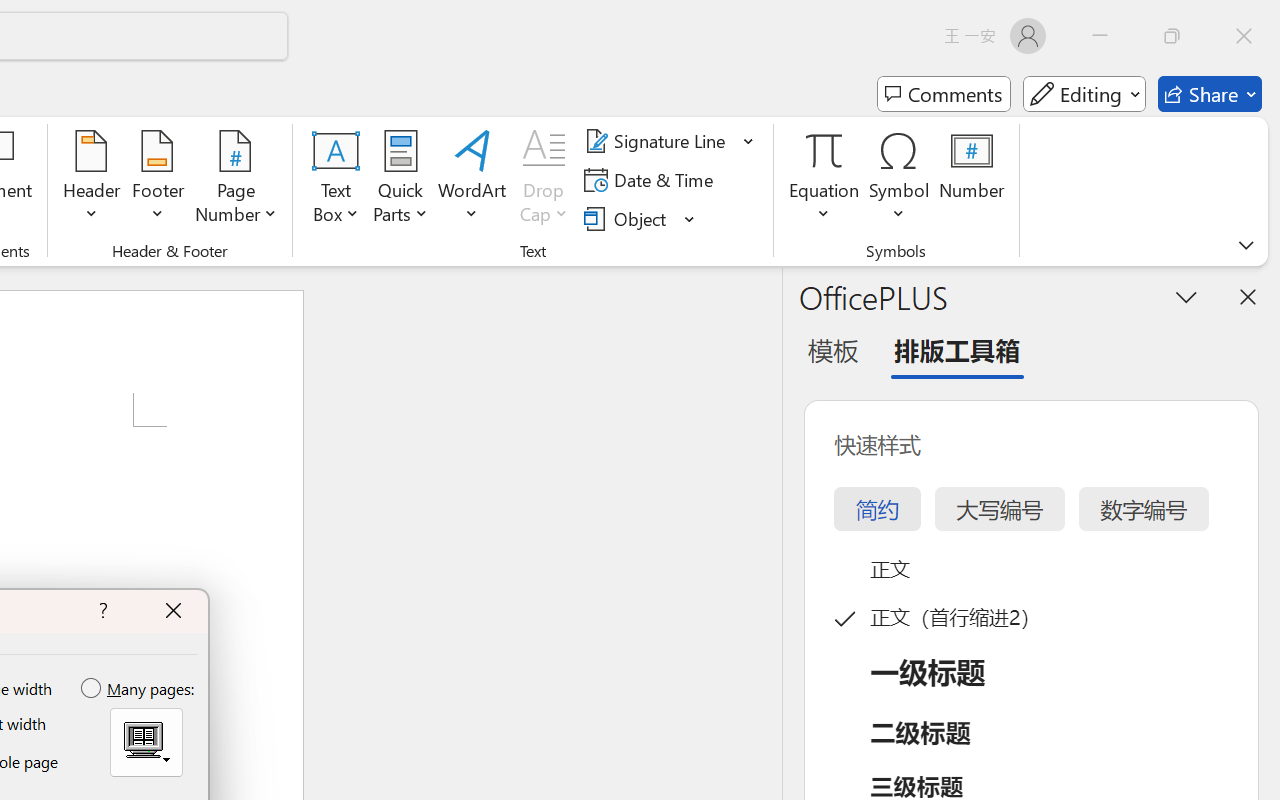  What do you see at coordinates (91, 179) in the screenshot?
I see `'Header'` at bounding box center [91, 179].